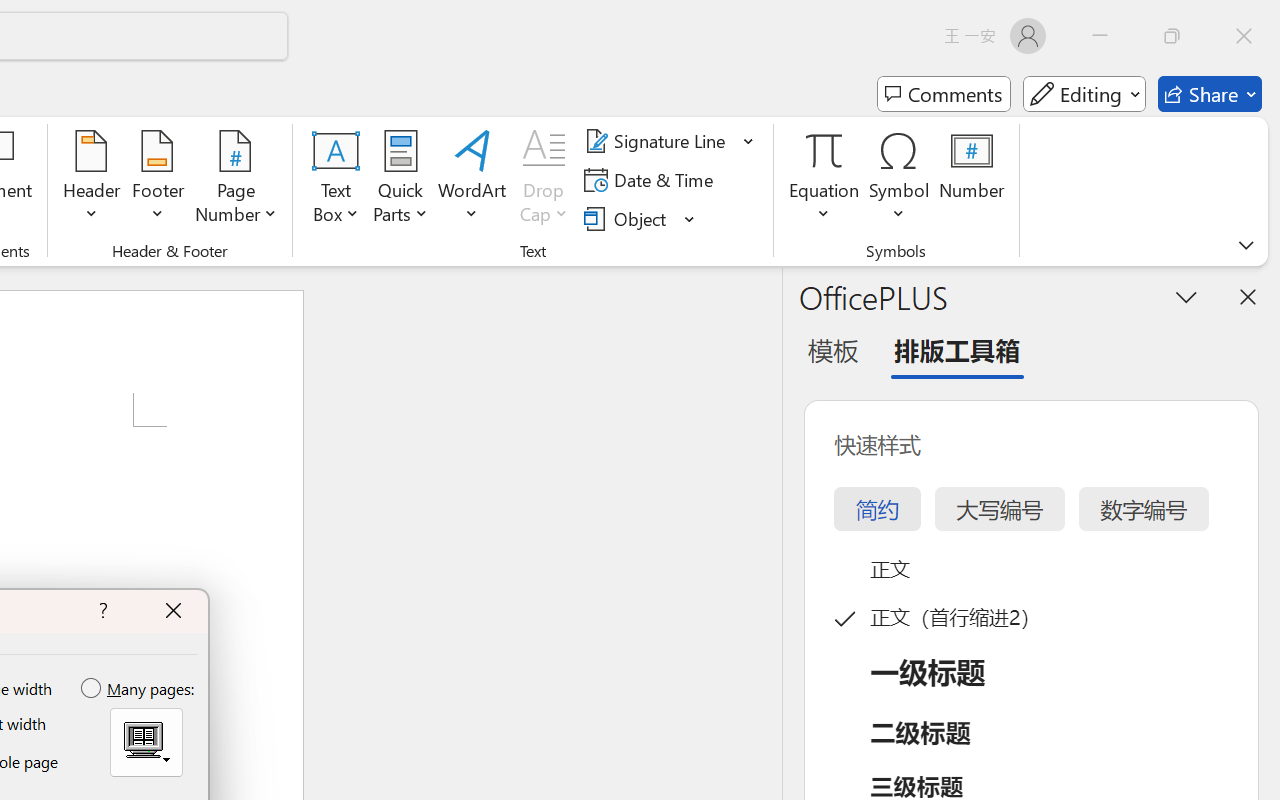  What do you see at coordinates (91, 179) in the screenshot?
I see `'Header'` at bounding box center [91, 179].